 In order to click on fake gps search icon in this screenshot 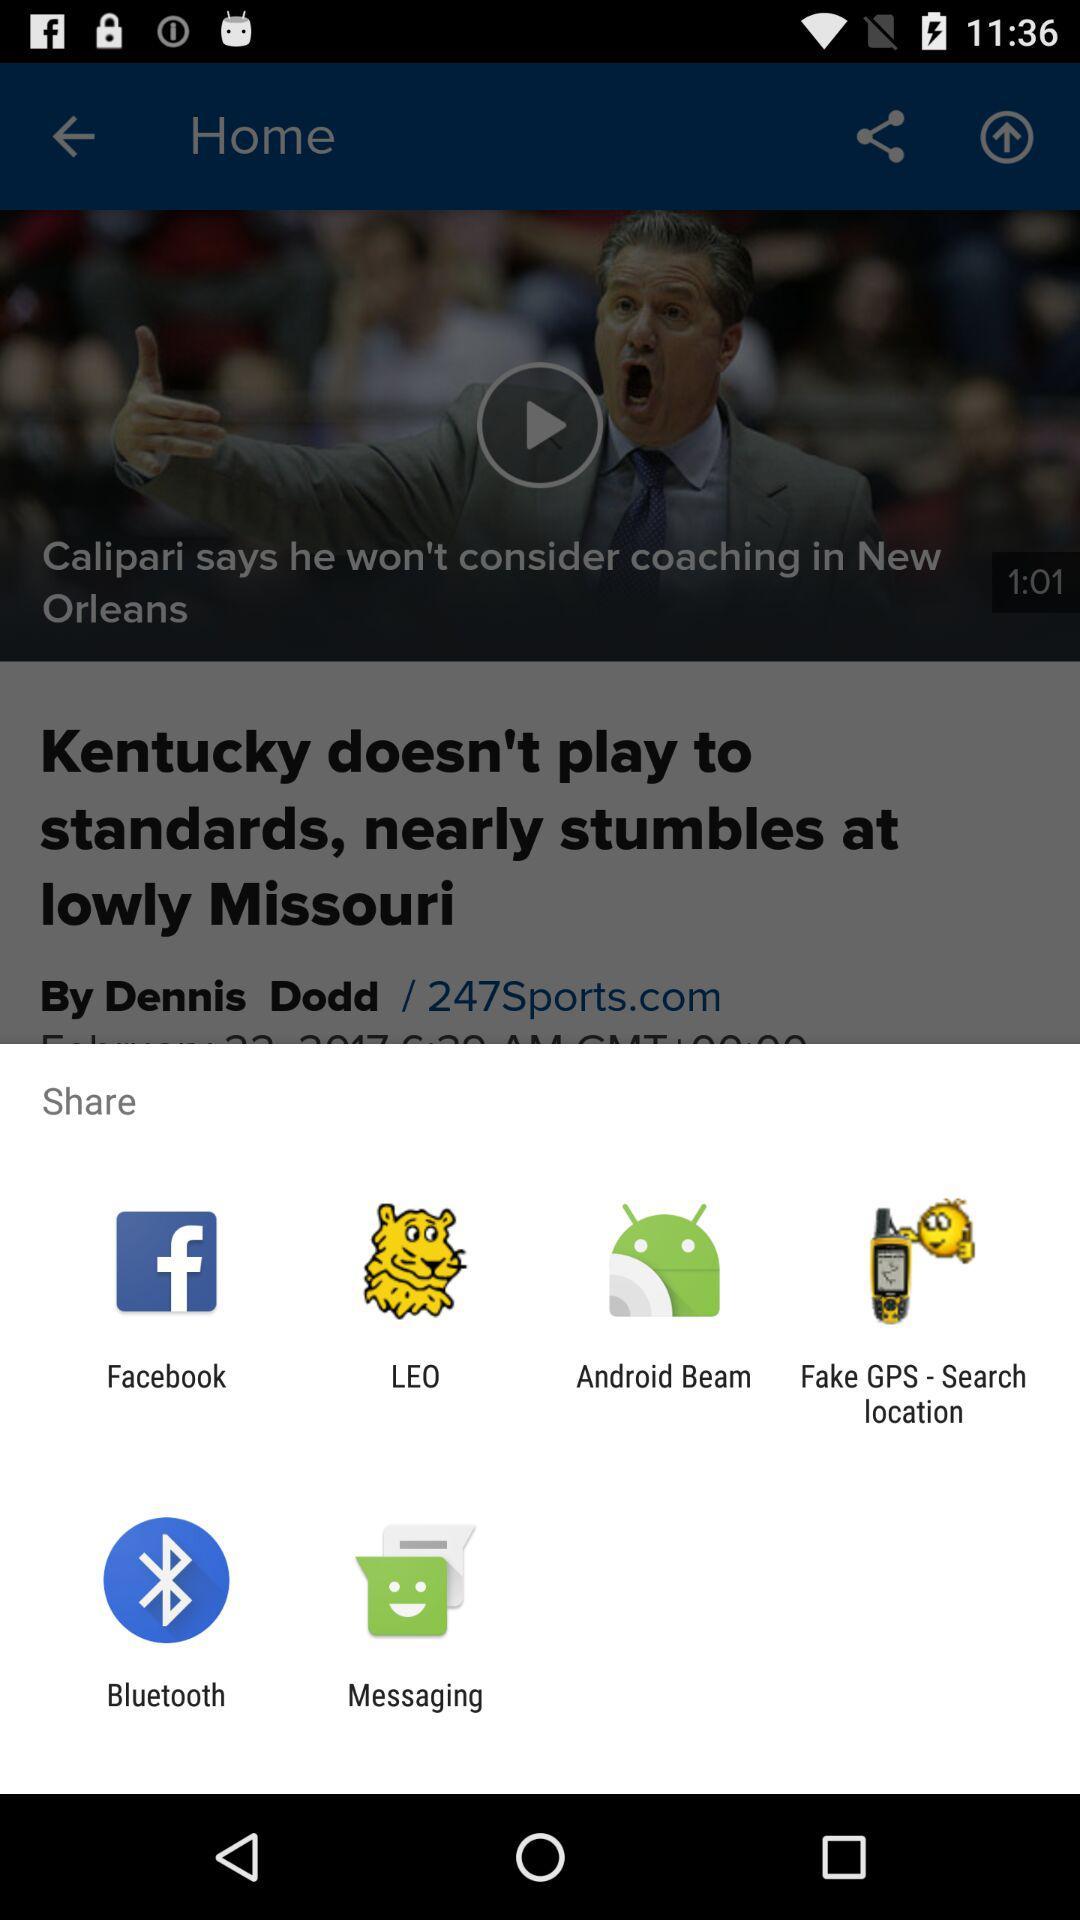, I will do `click(913, 1392)`.